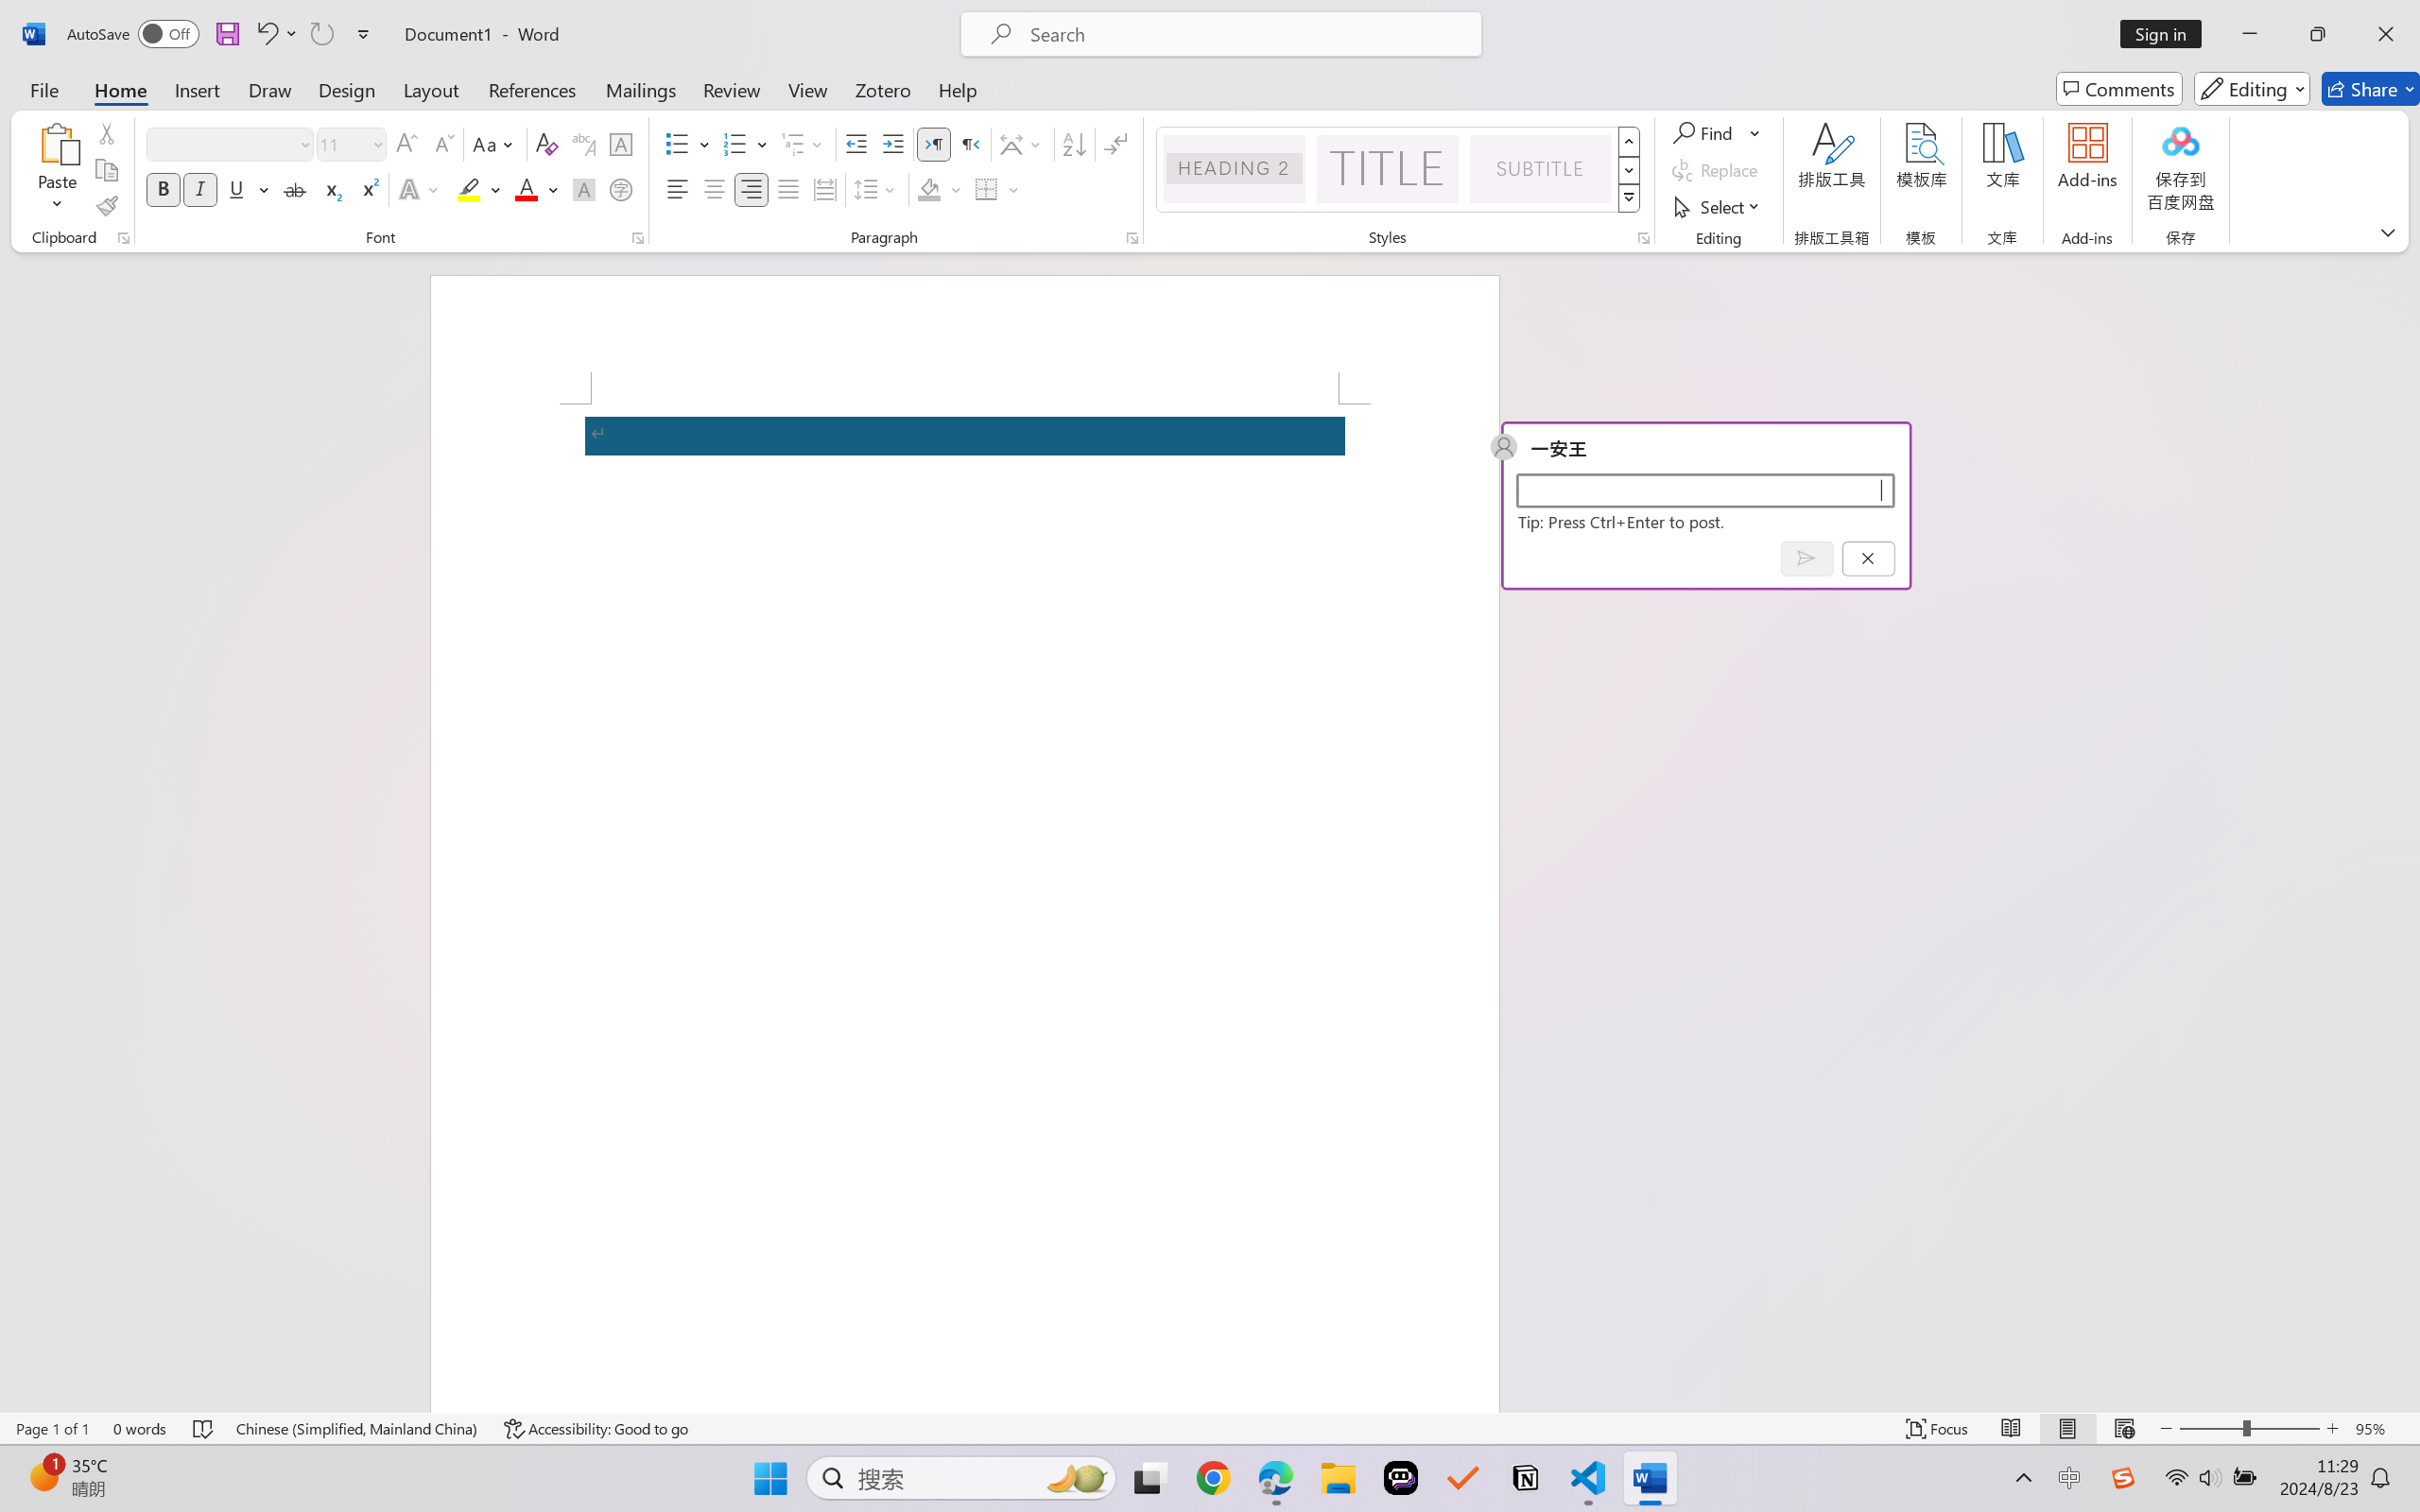 Image resolution: width=2420 pixels, height=1512 pixels. Describe the element at coordinates (928, 188) in the screenshot. I see `'Shading No Color'` at that location.